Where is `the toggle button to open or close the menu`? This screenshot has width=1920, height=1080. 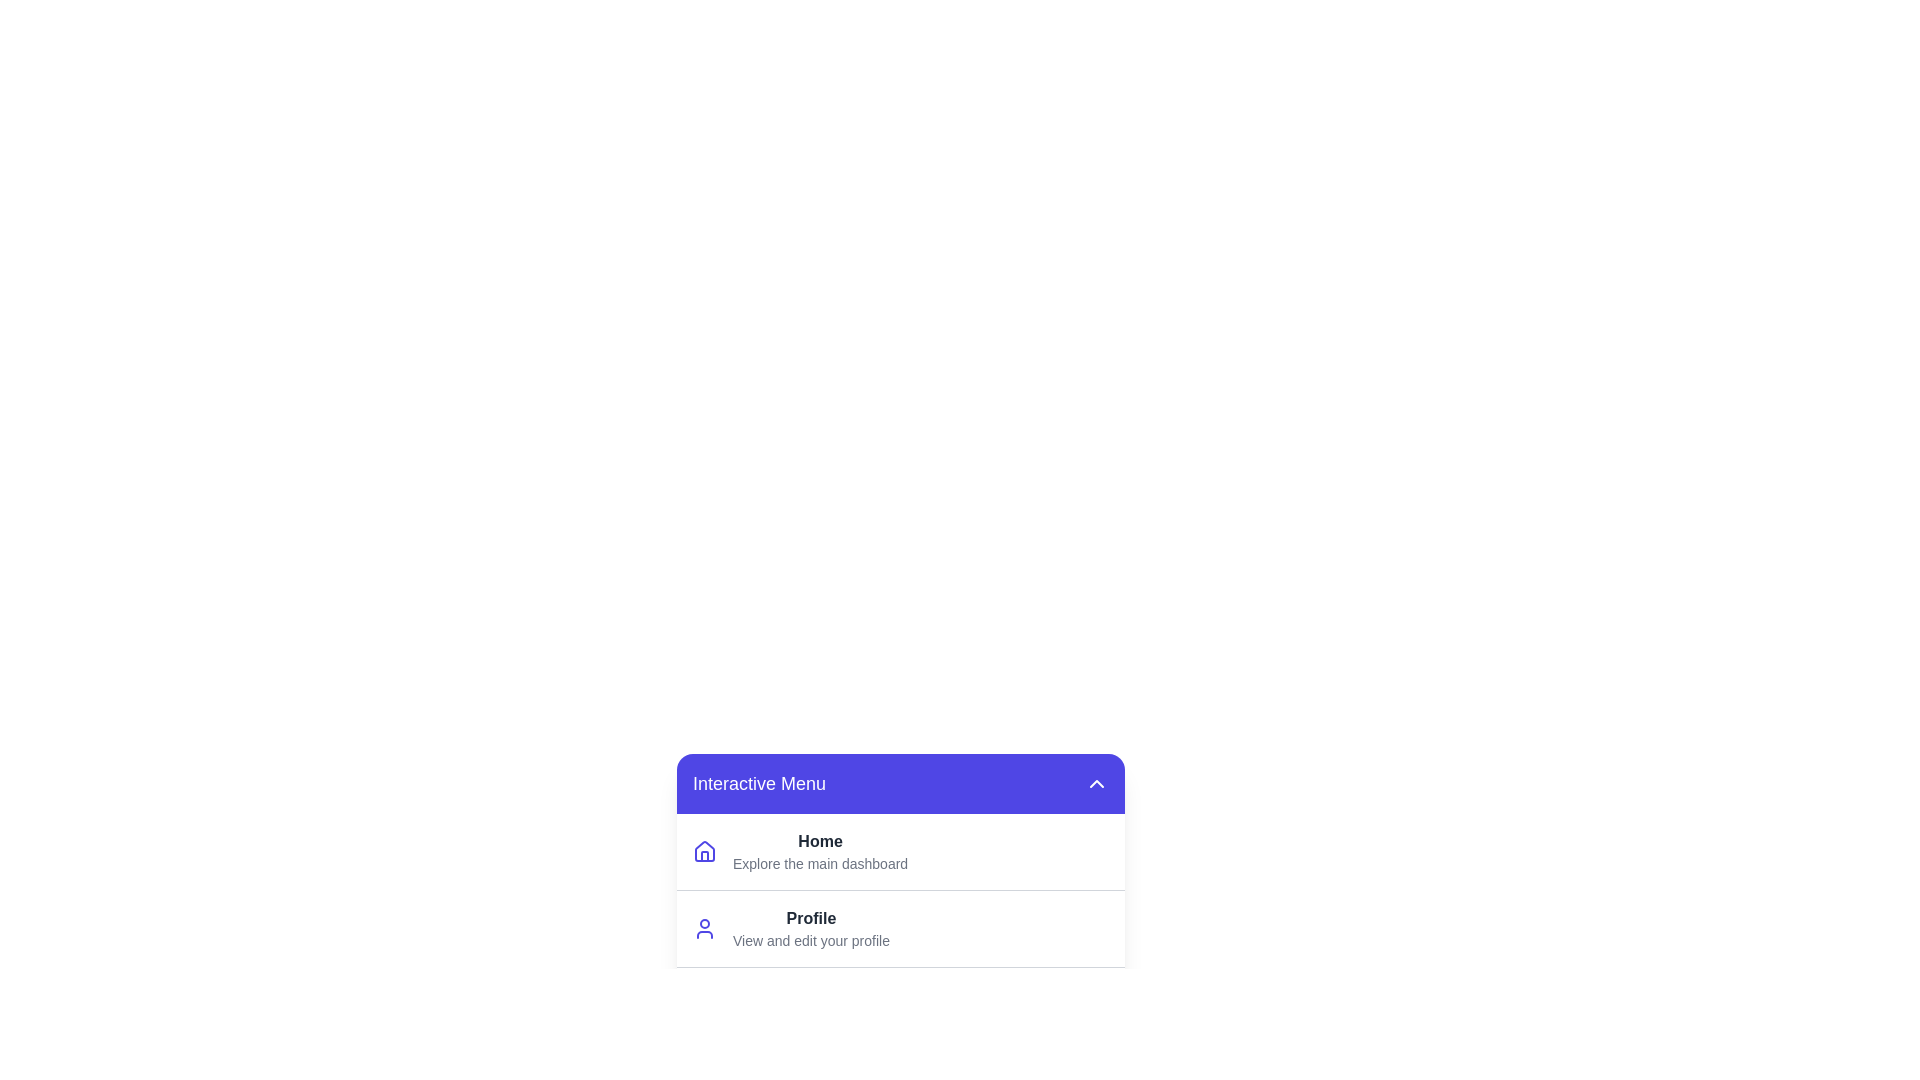 the toggle button to open or close the menu is located at coordinates (1096, 782).